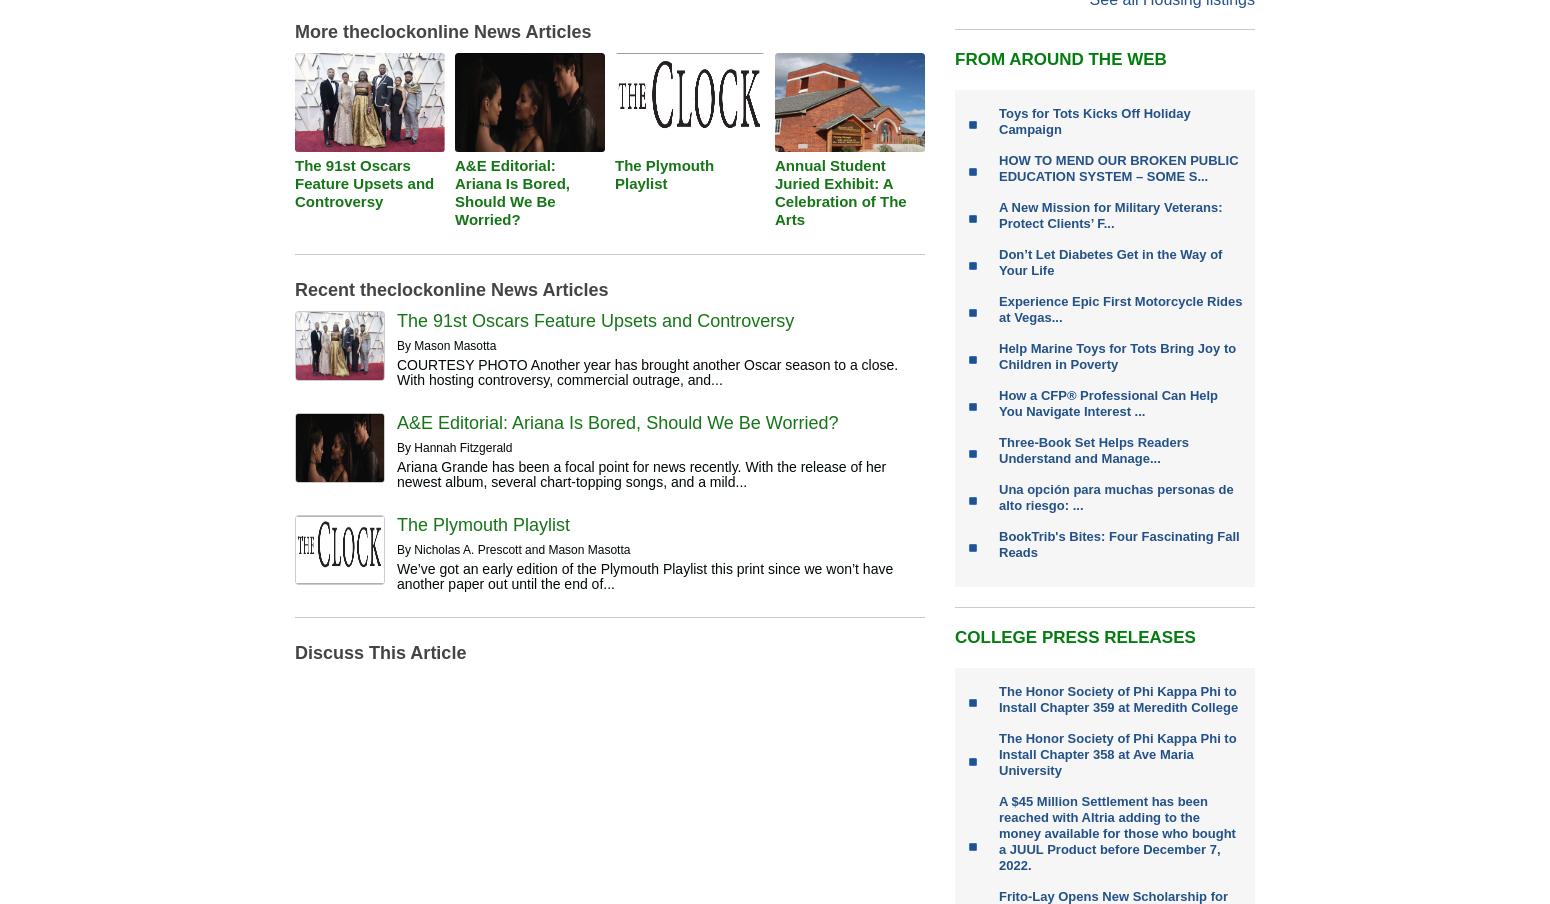 This screenshot has height=904, width=1550. What do you see at coordinates (396, 472) in the screenshot?
I see `'Ariana Grande has been a focal point for news recently. With the release of her newest album, several chart-topping songs, and a mild...'` at bounding box center [396, 472].